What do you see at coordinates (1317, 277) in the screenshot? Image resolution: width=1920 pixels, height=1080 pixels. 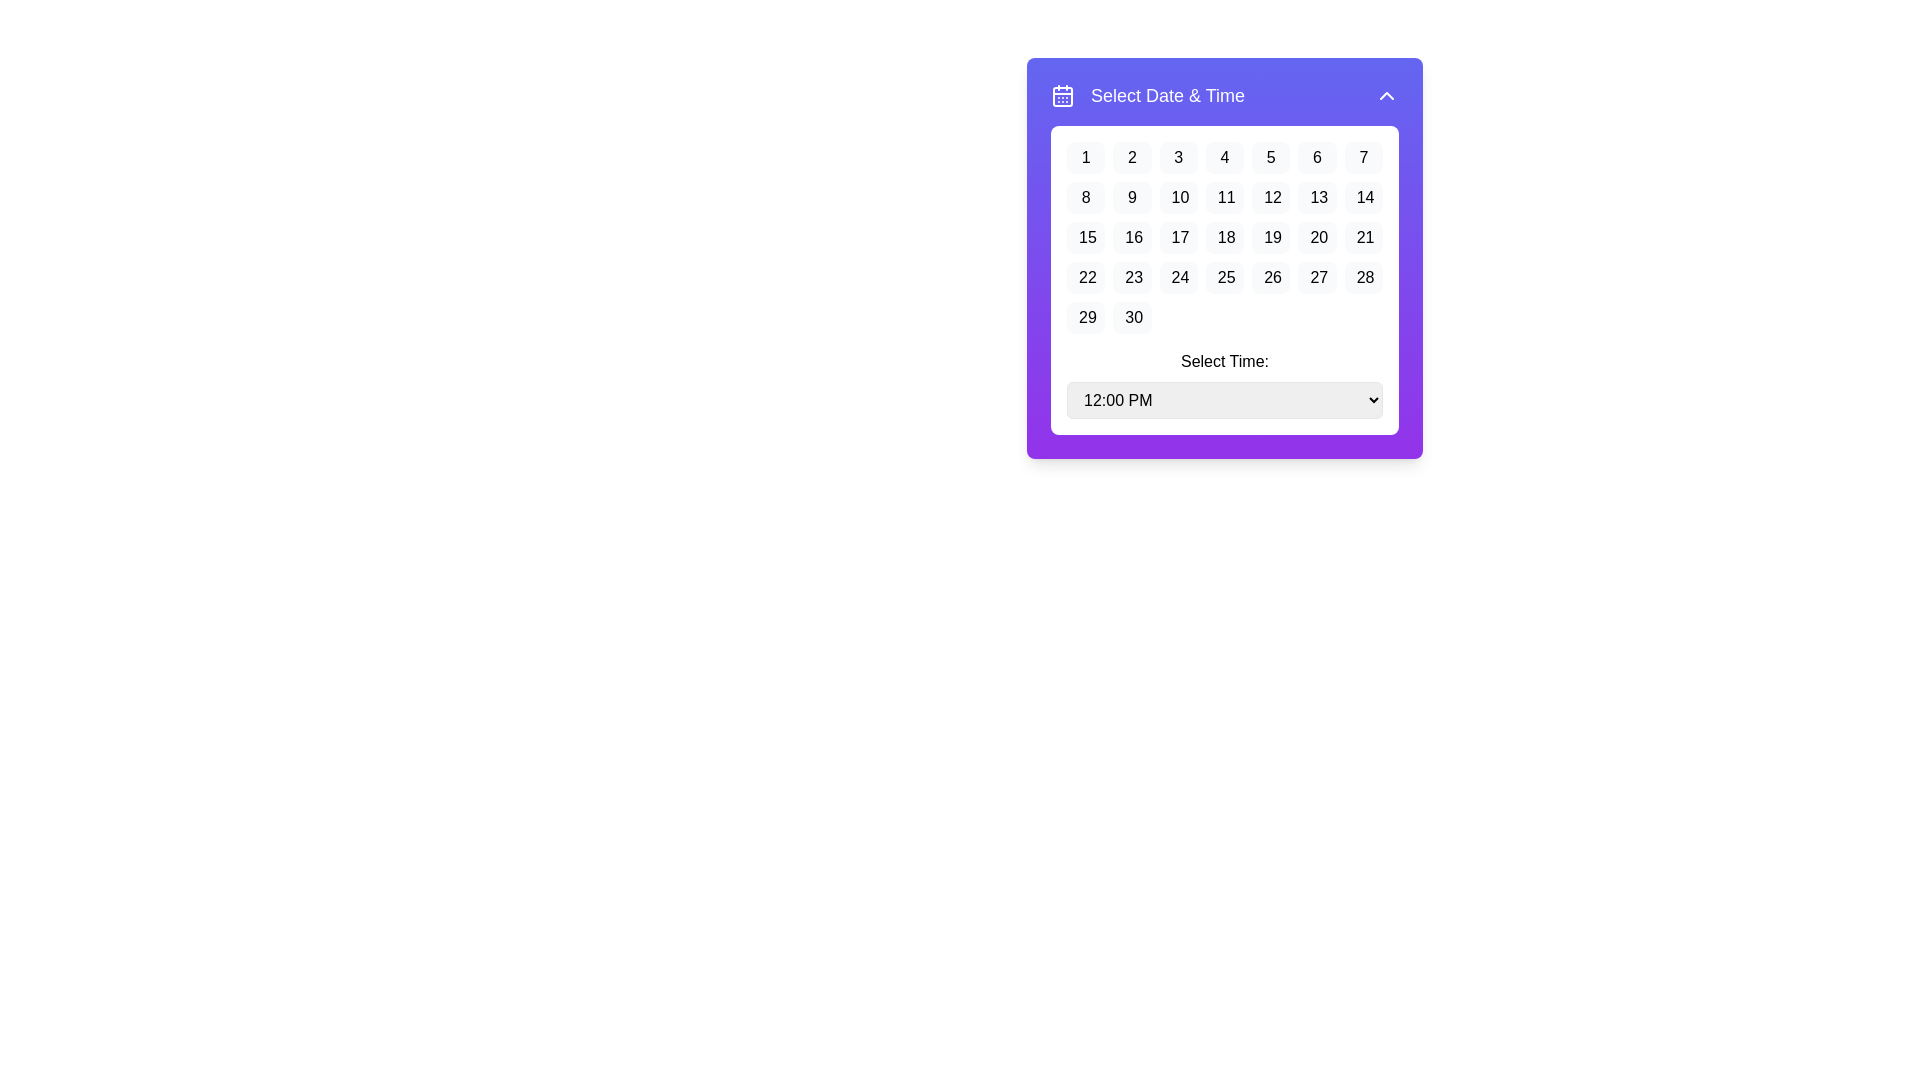 I see `the button in the 6th row and 6th column of the calendar grid` at bounding box center [1317, 277].